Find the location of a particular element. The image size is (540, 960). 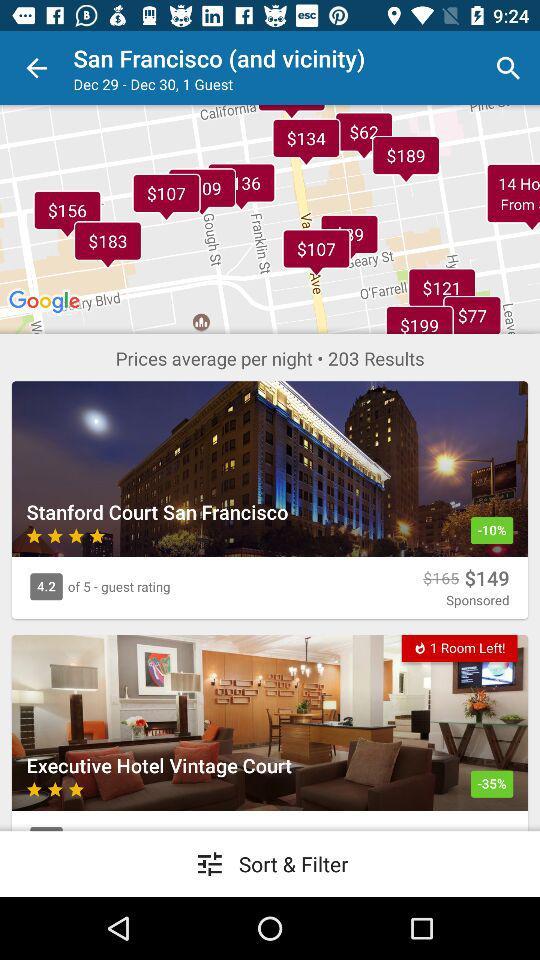

the 1st image completely below the maps is located at coordinates (270, 498).